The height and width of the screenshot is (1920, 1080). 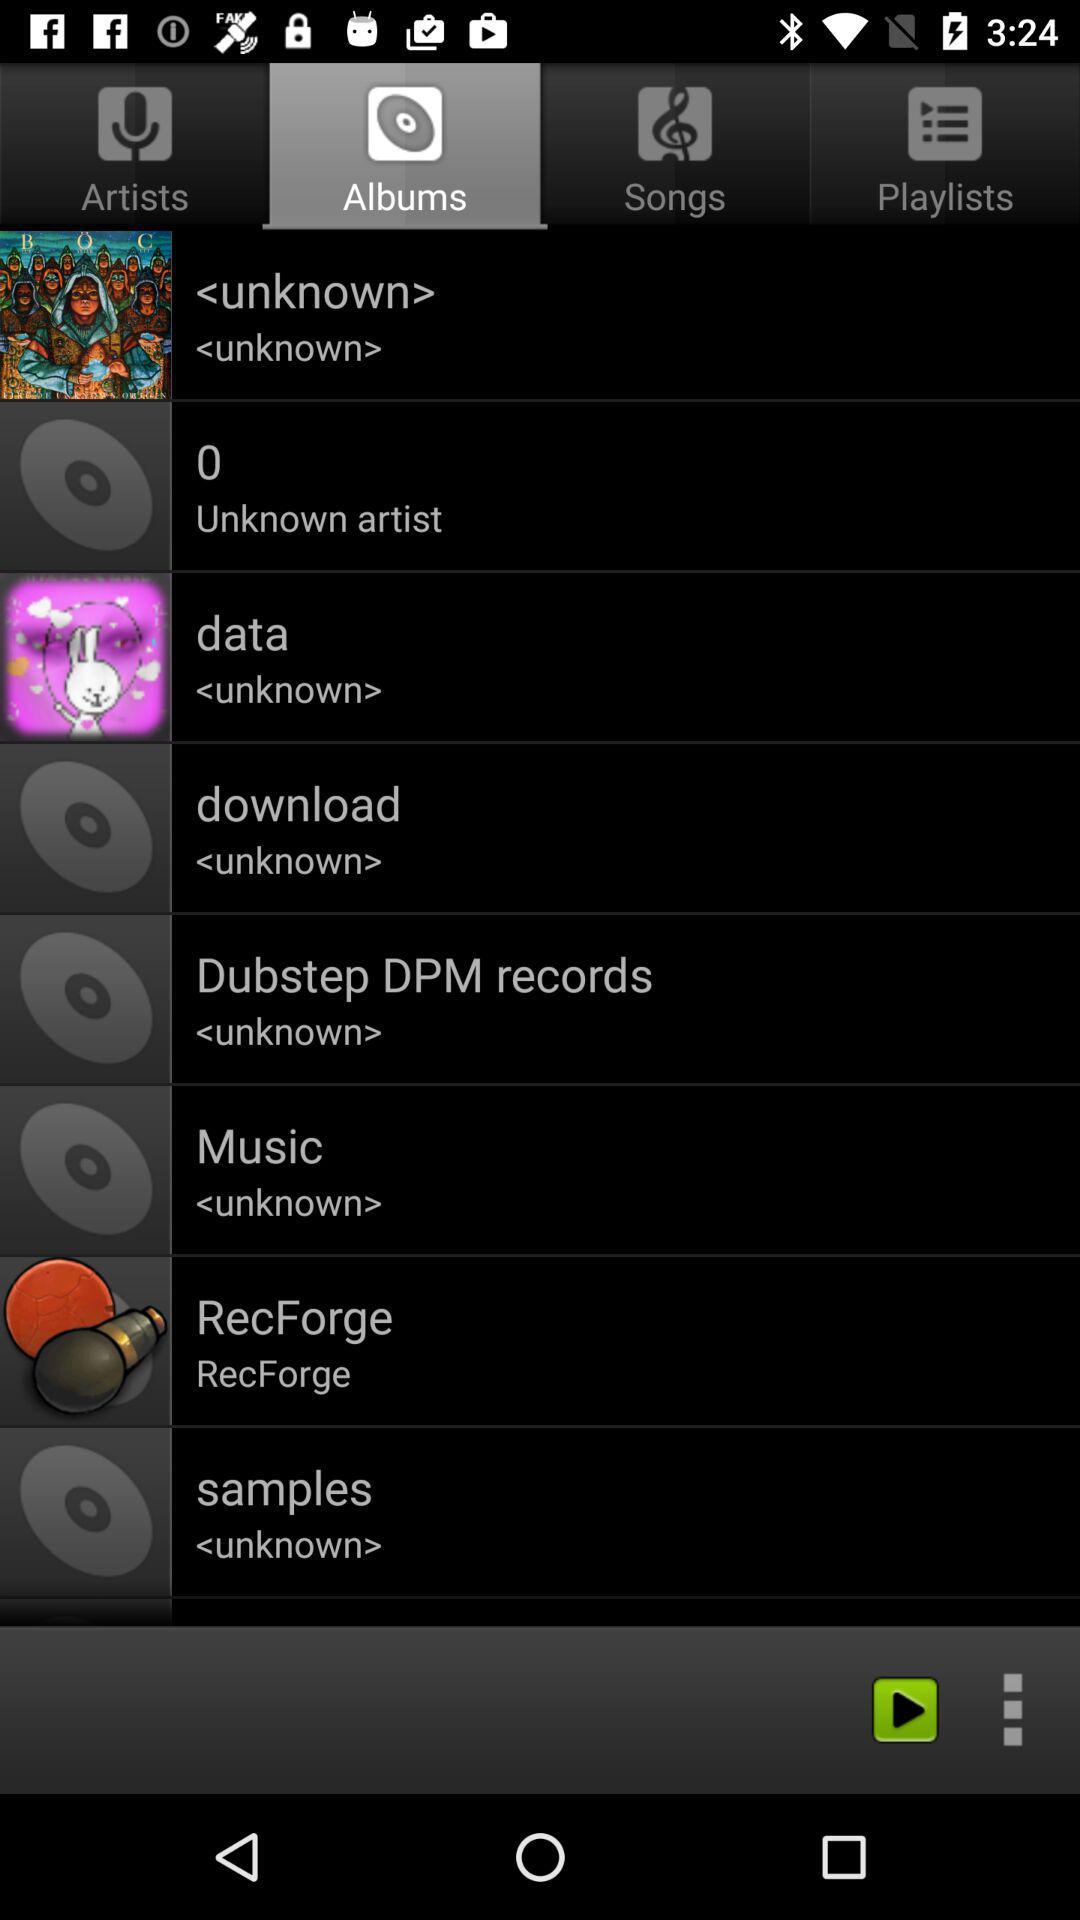 I want to click on the more icon, so click(x=1012, y=1708).